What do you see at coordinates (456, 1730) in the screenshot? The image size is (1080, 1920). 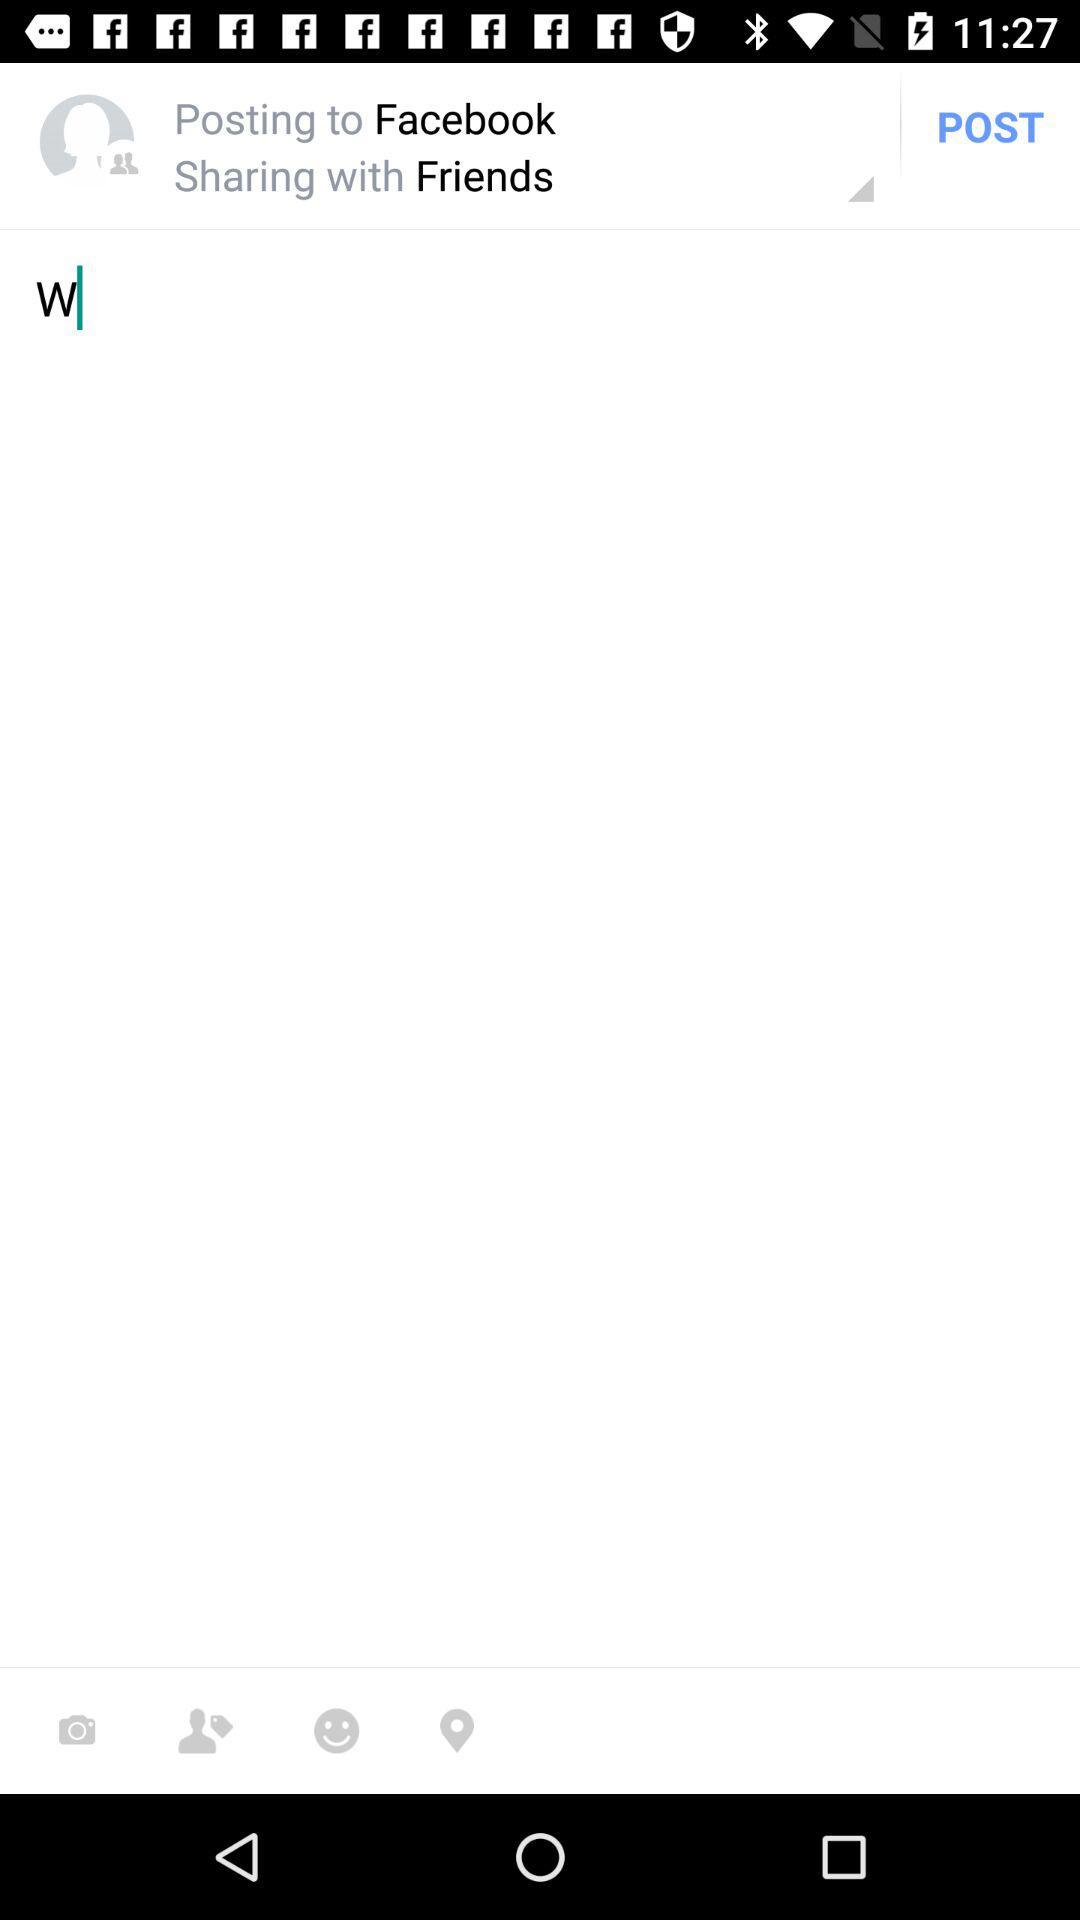 I see `the location icon` at bounding box center [456, 1730].